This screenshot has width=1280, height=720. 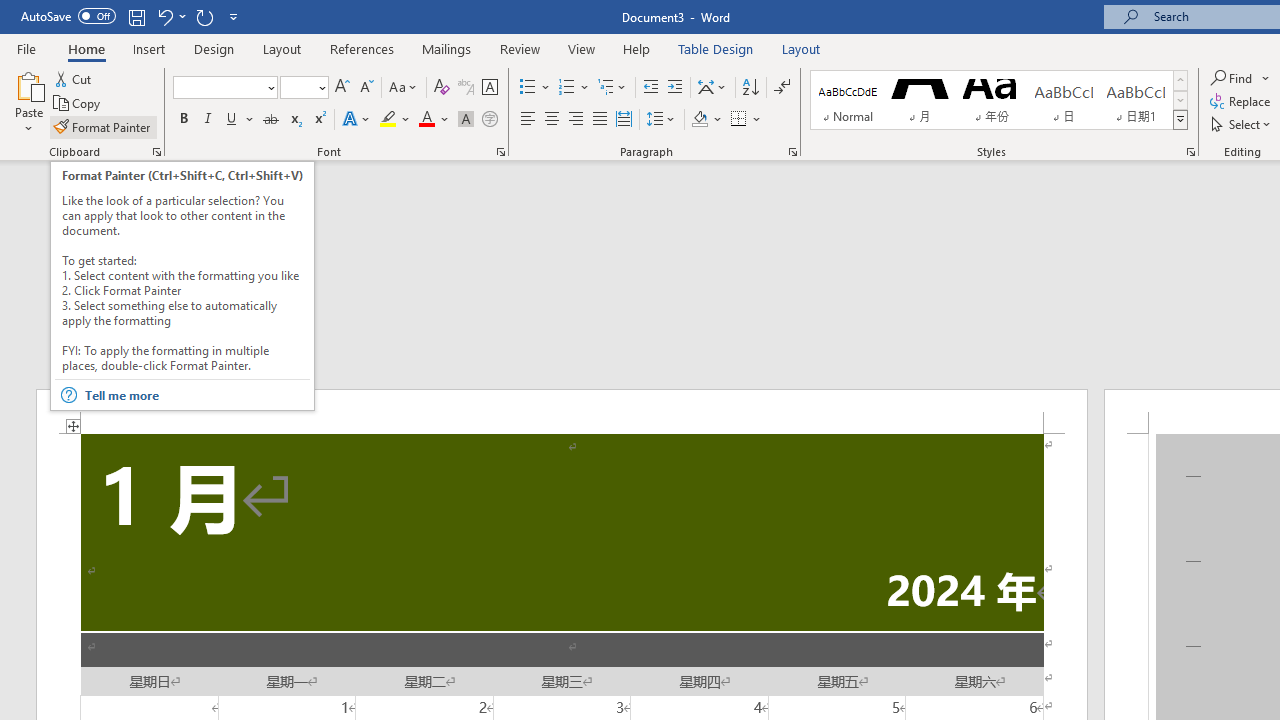 I want to click on 'Clear Formatting', so click(x=441, y=86).